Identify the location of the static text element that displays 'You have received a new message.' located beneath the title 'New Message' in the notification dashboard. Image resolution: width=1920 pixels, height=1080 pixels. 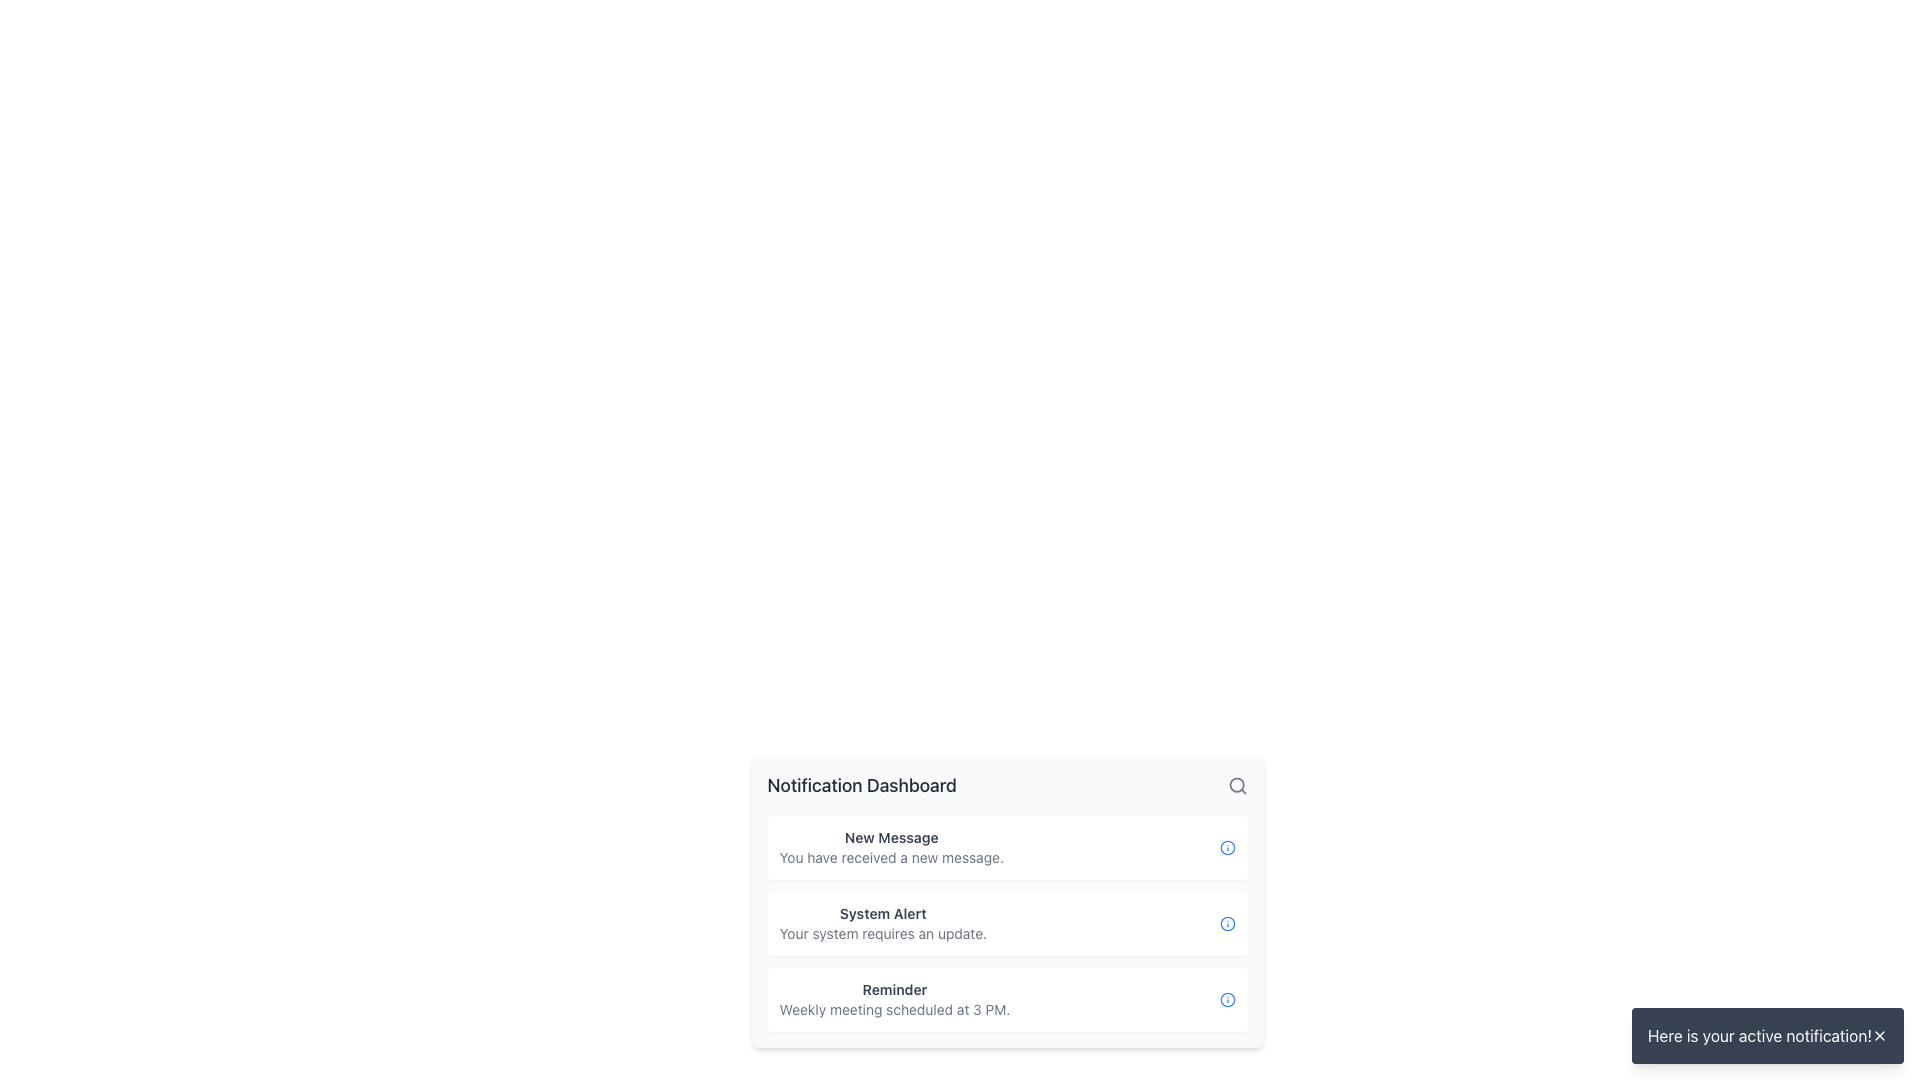
(890, 856).